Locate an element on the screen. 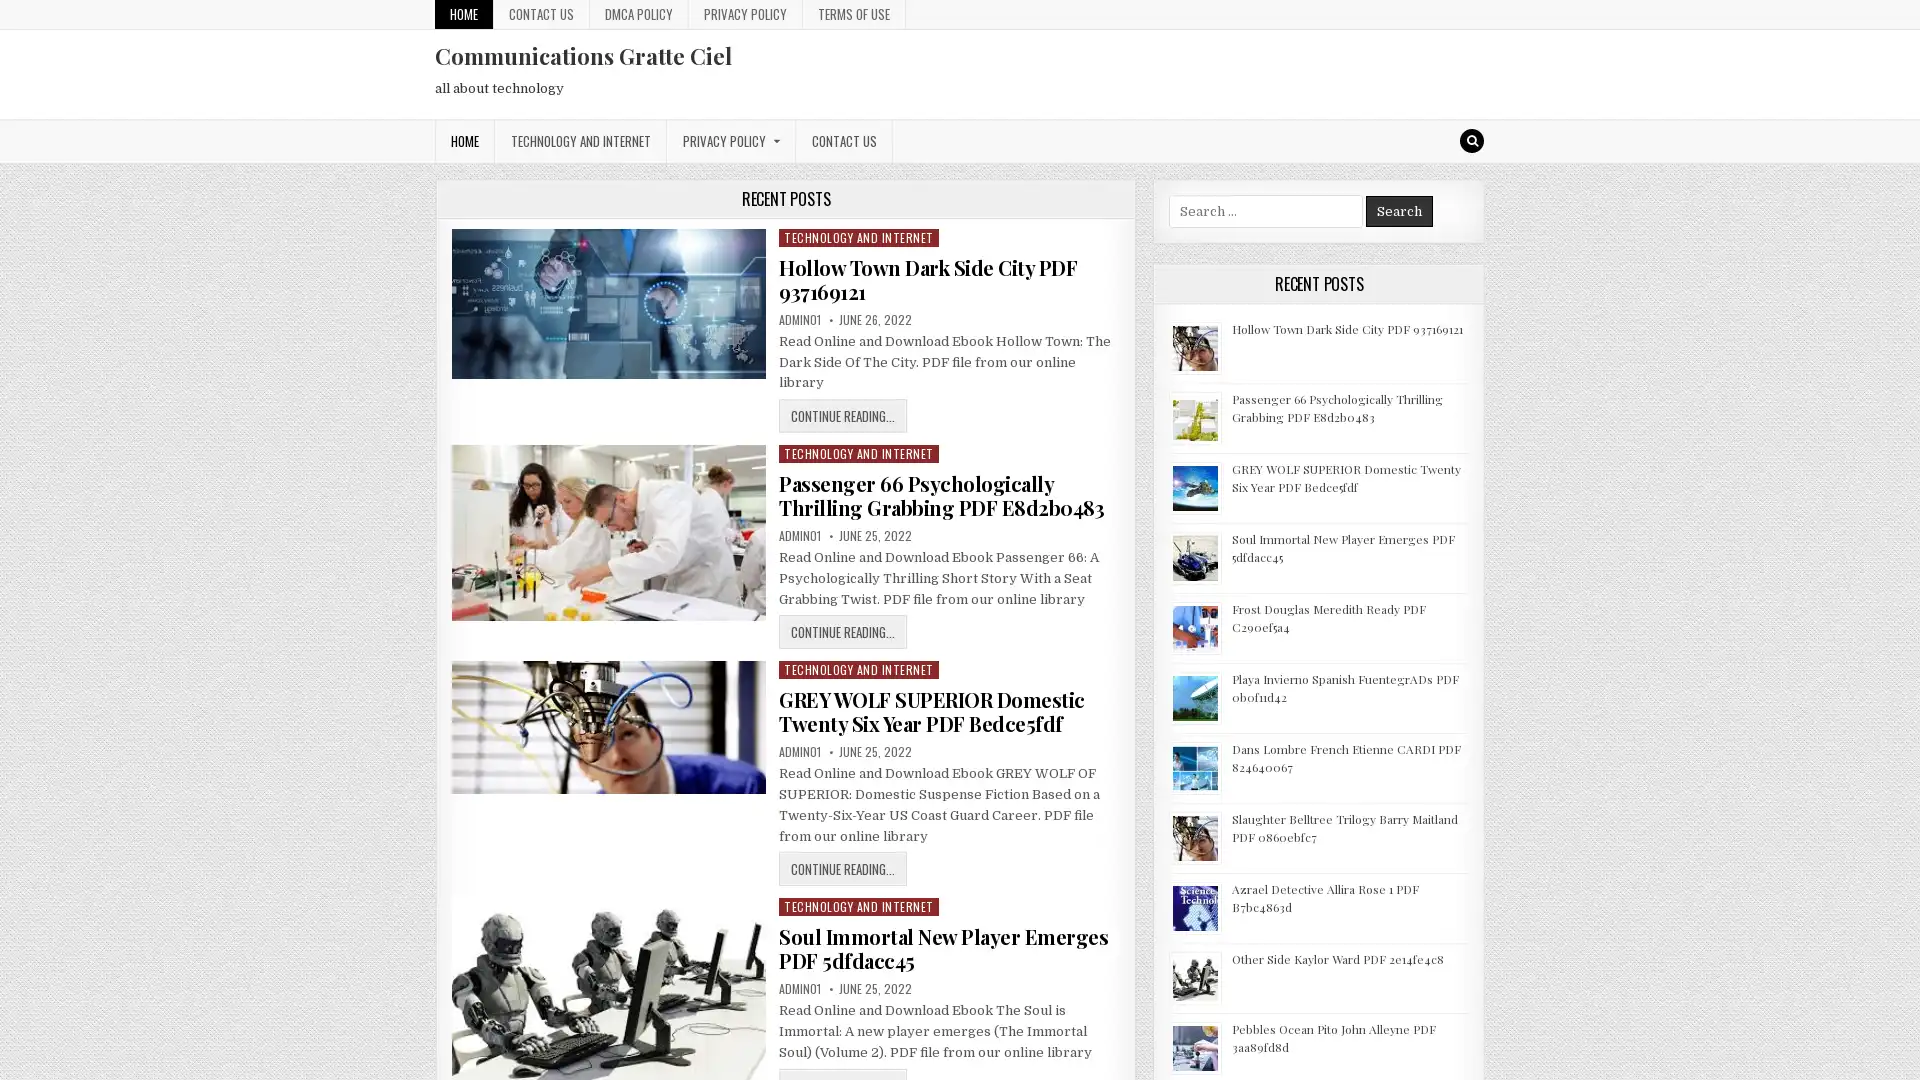 The image size is (1920, 1080). Search is located at coordinates (1398, 211).